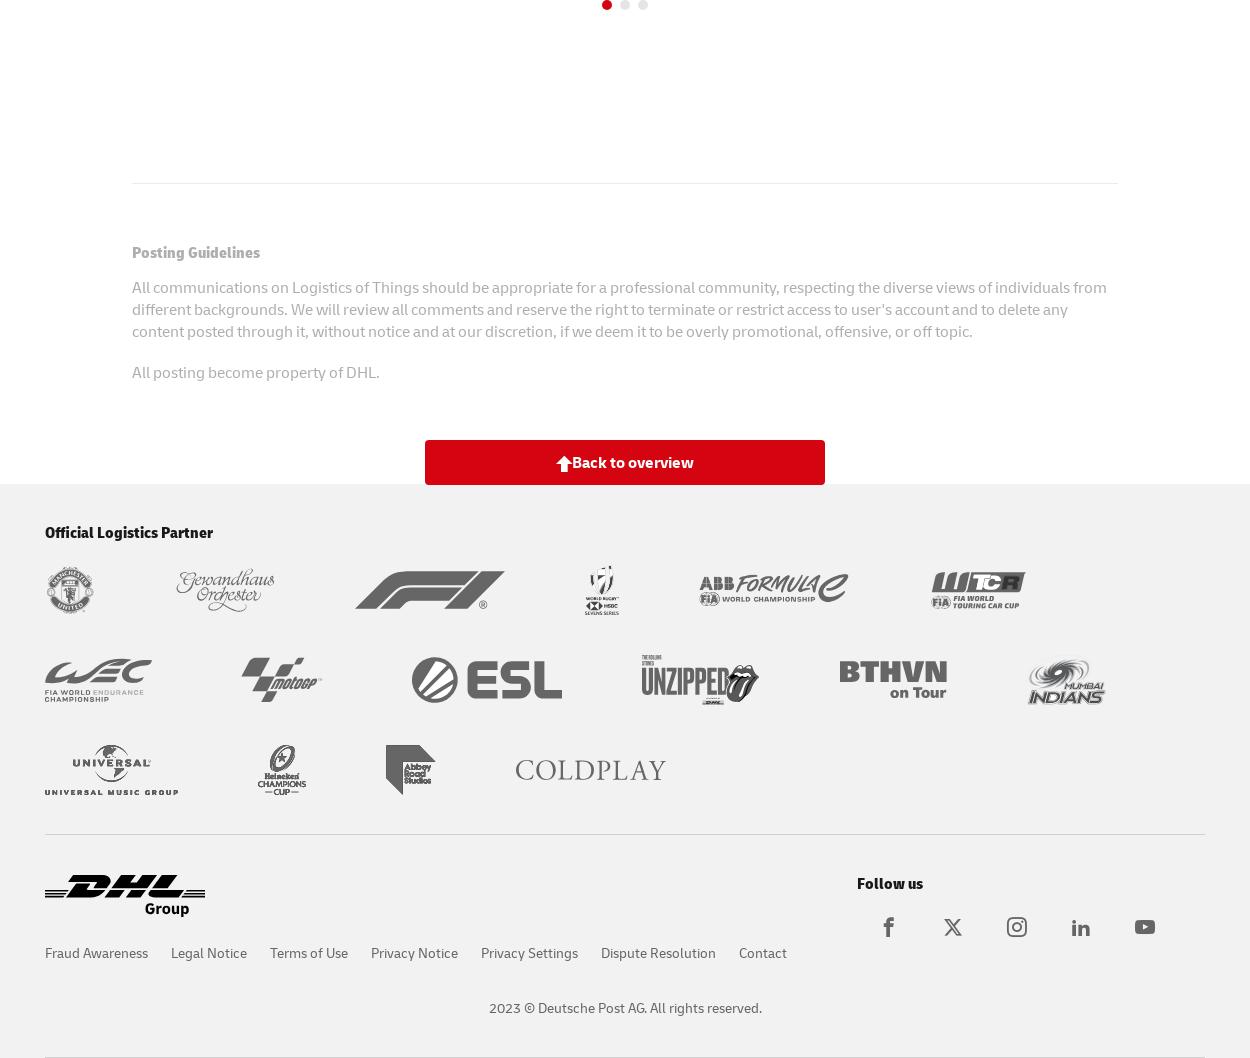 The height and width of the screenshot is (1058, 1250). Describe the element at coordinates (194, 250) in the screenshot. I see `'Posting Guidelines'` at that location.